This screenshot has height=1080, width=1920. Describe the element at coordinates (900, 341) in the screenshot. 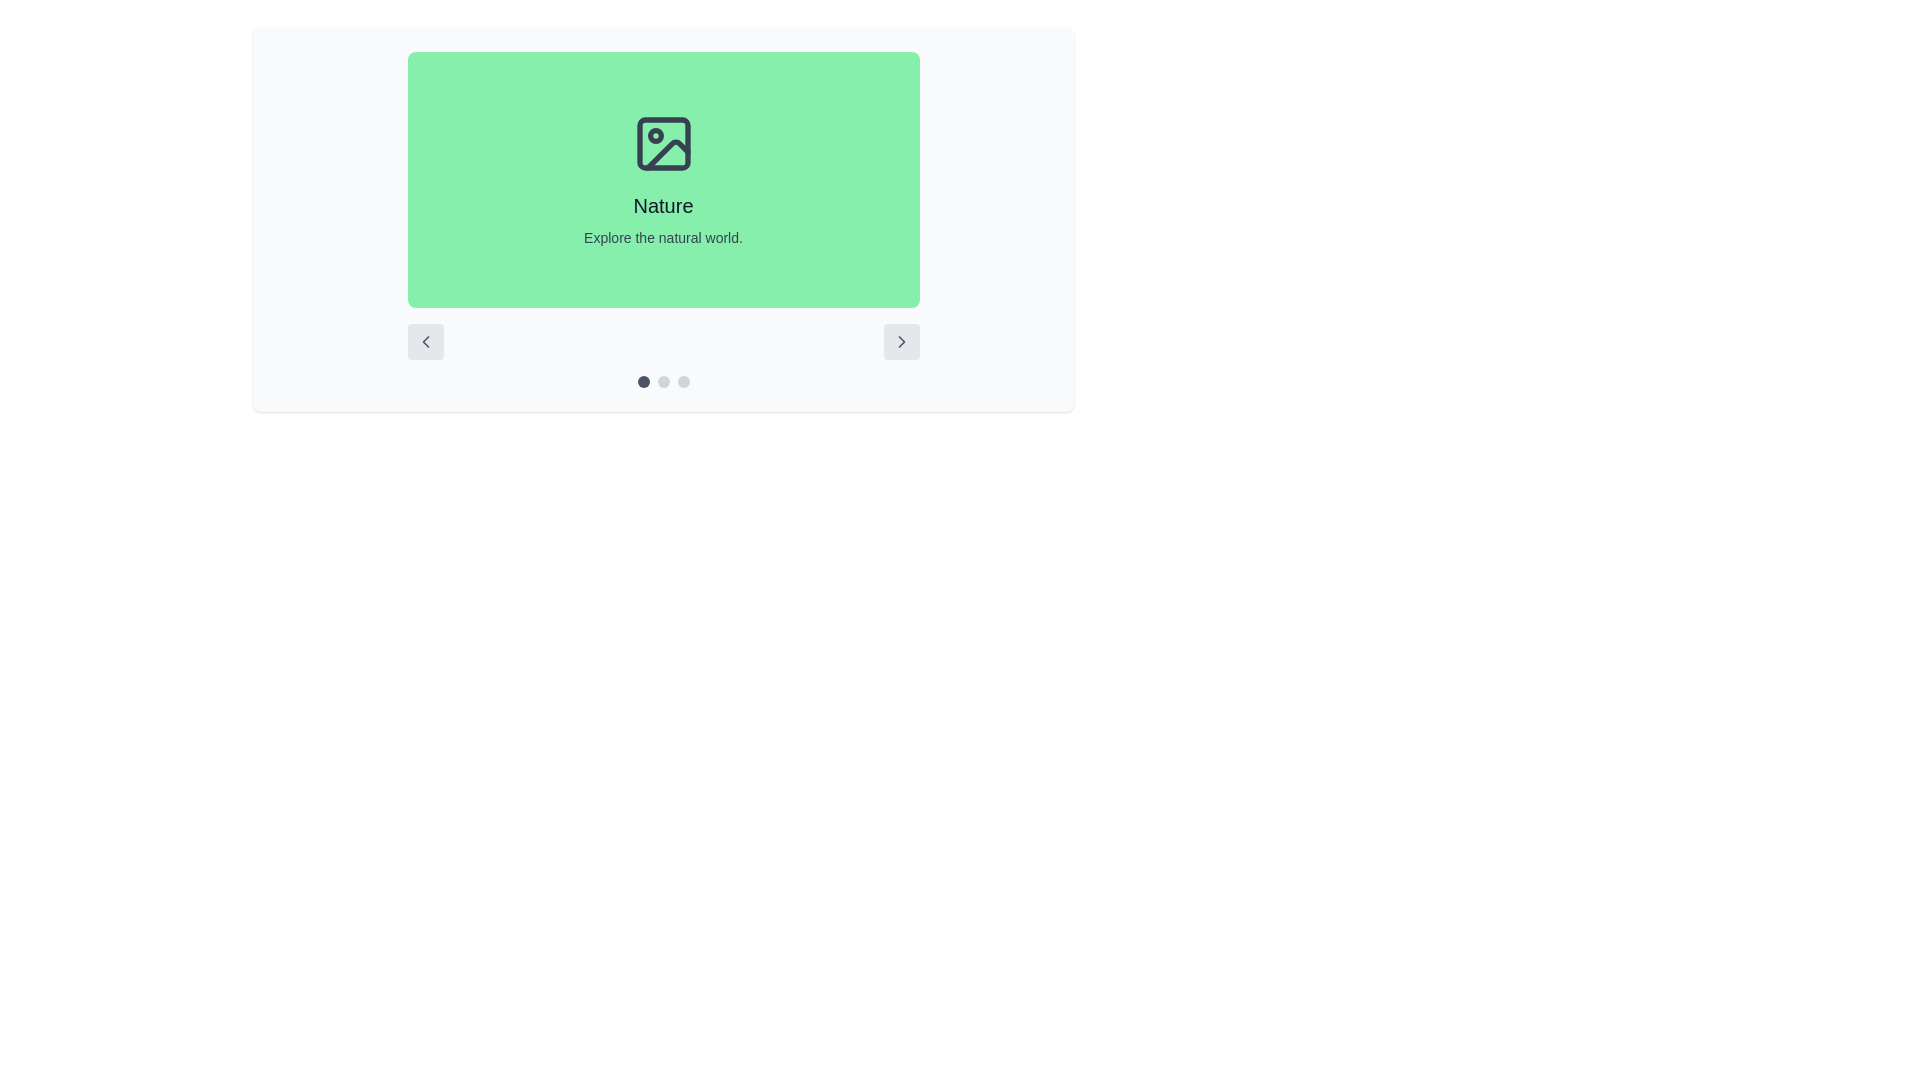

I see `the right-chevron SVG icon located in the bottom-right portion of the navigation control` at that location.